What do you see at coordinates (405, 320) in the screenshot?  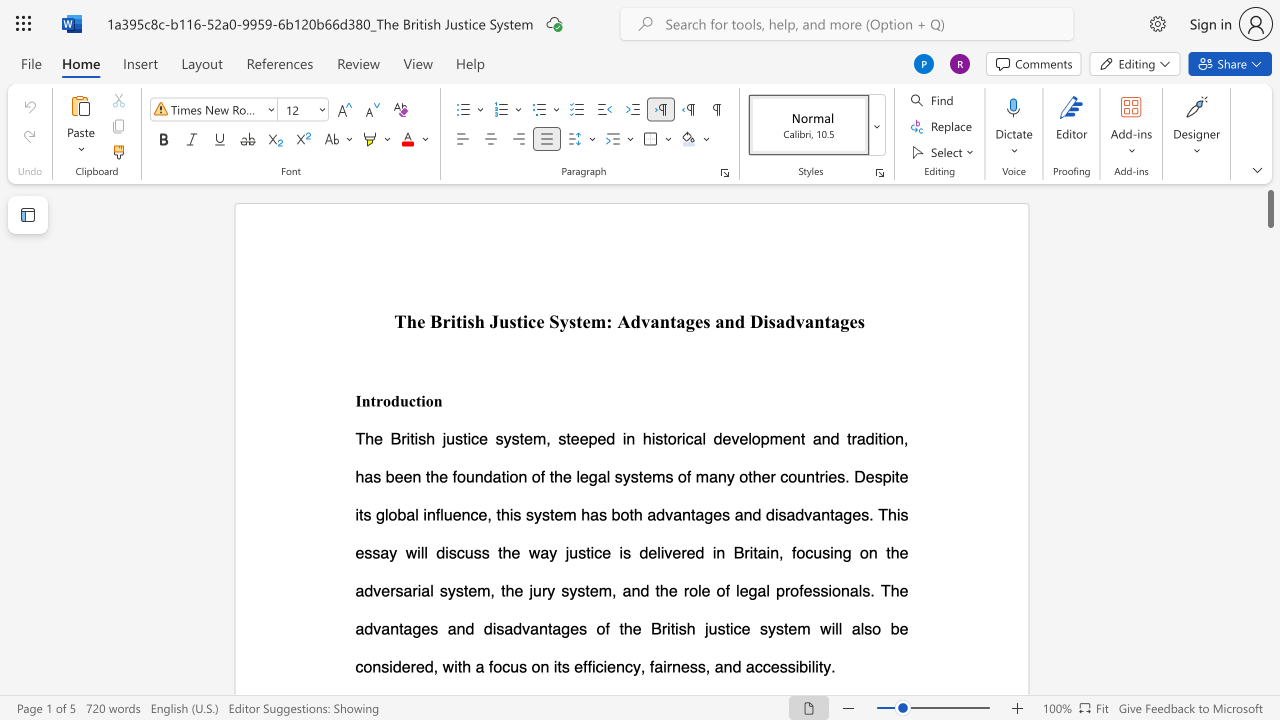 I see `the space between the continuous character "T" and "h" in the text` at bounding box center [405, 320].